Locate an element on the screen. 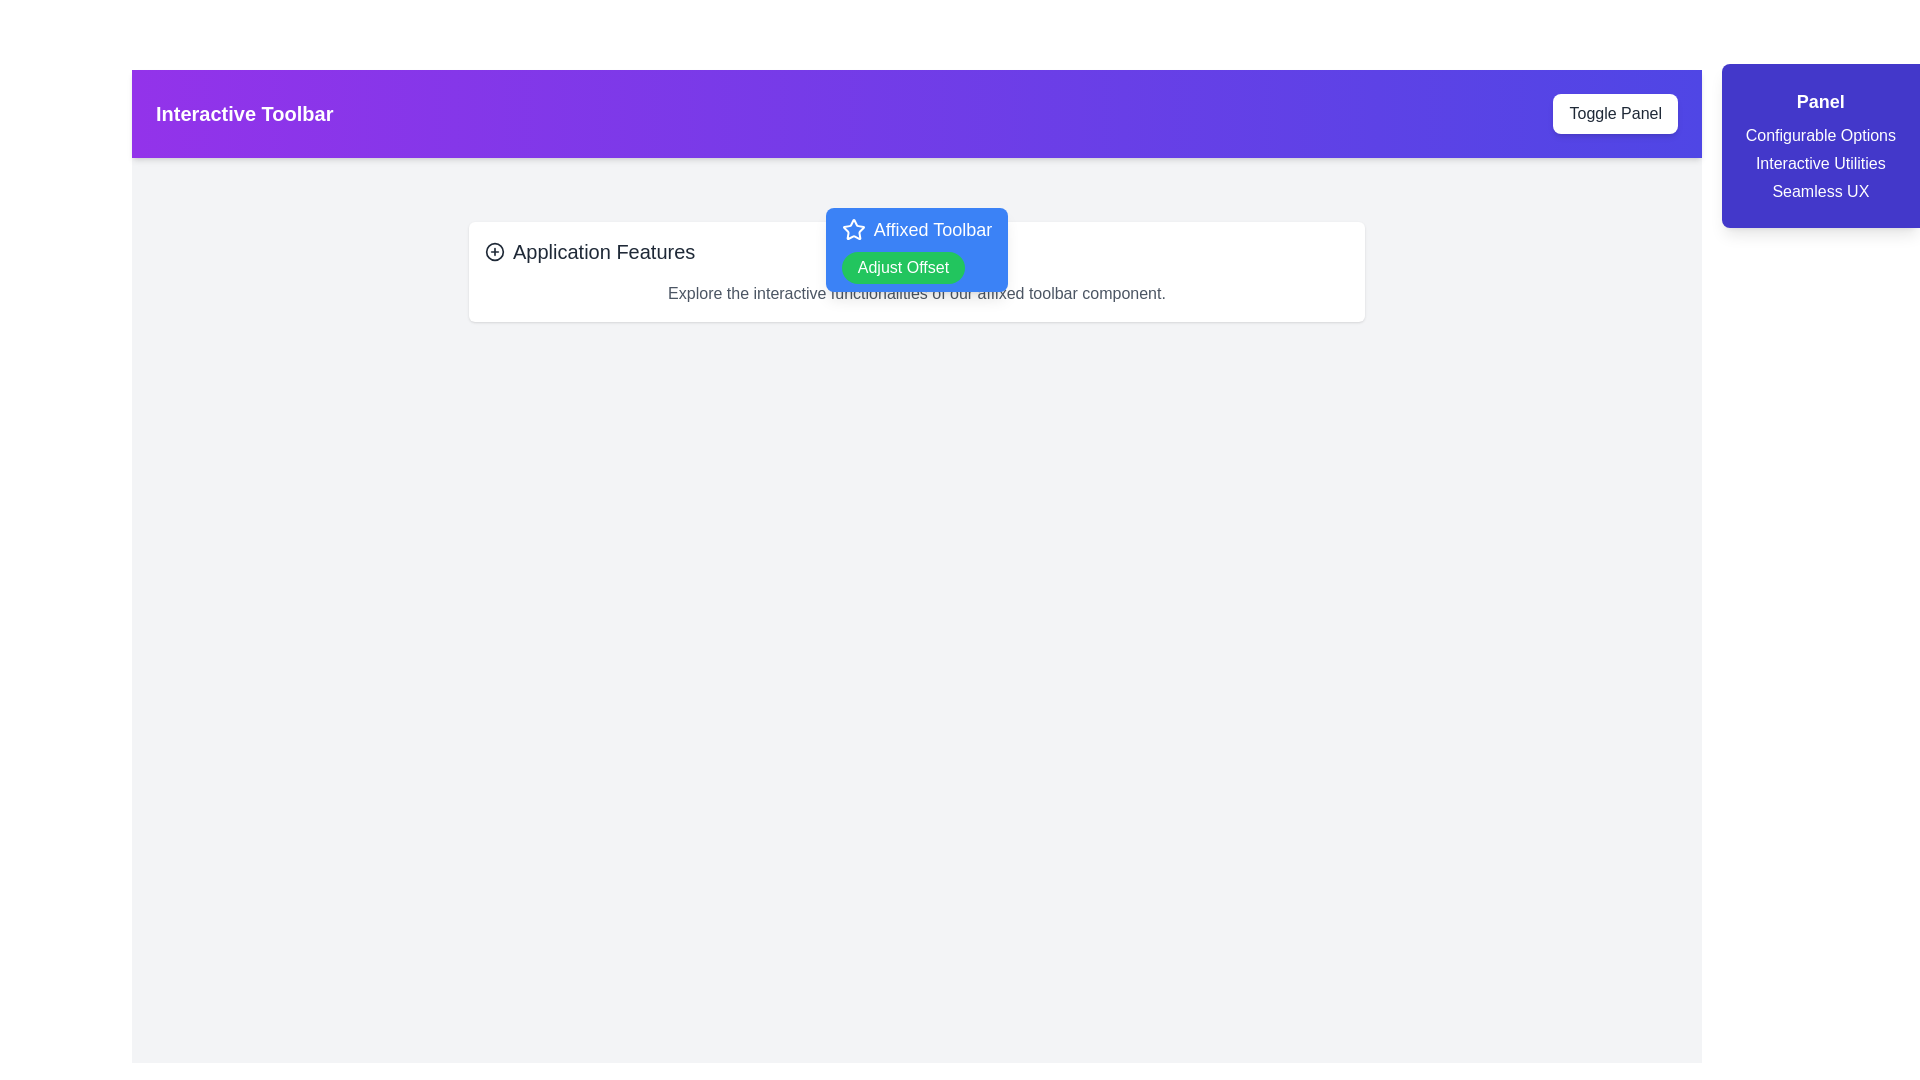 The height and width of the screenshot is (1080, 1920). the Interactive toolbar label with a button for 'Adjust Offset', which is centrally located below the 'Interactive Toolbar' section and above the 'Application Features' content box is located at coordinates (915, 249).